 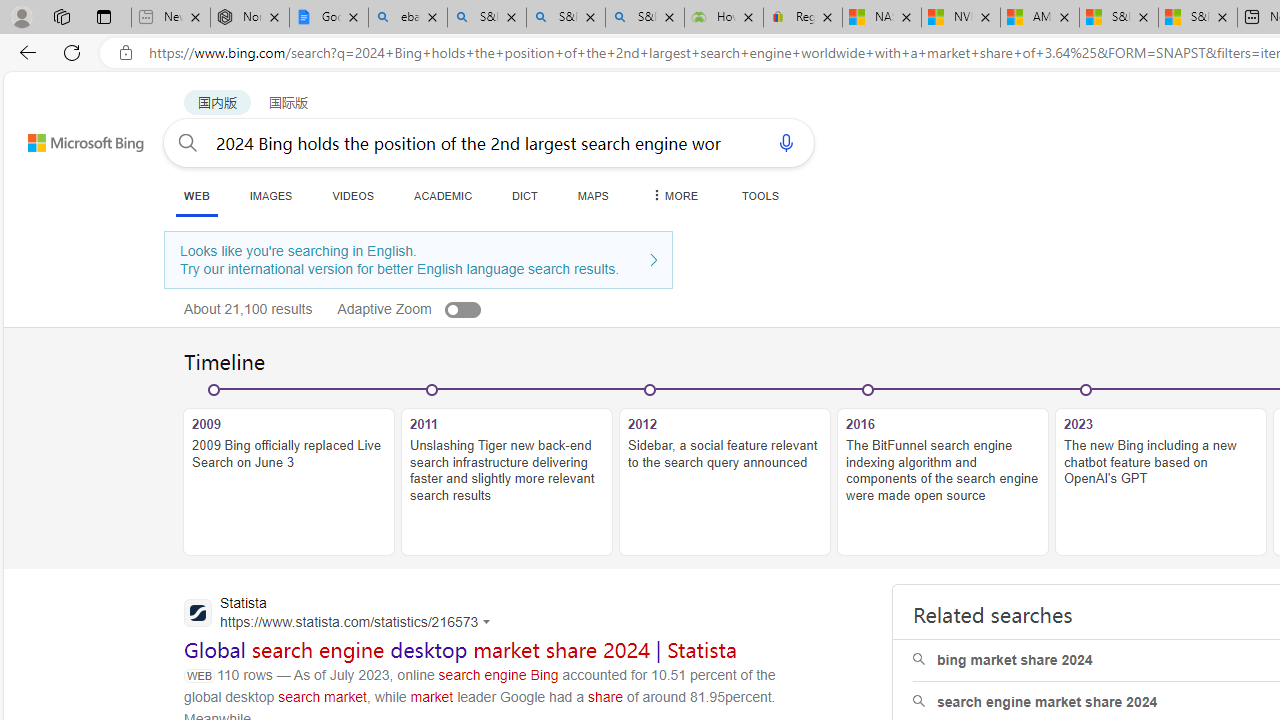 What do you see at coordinates (269, 195) in the screenshot?
I see `'IMAGES'` at bounding box center [269, 195].